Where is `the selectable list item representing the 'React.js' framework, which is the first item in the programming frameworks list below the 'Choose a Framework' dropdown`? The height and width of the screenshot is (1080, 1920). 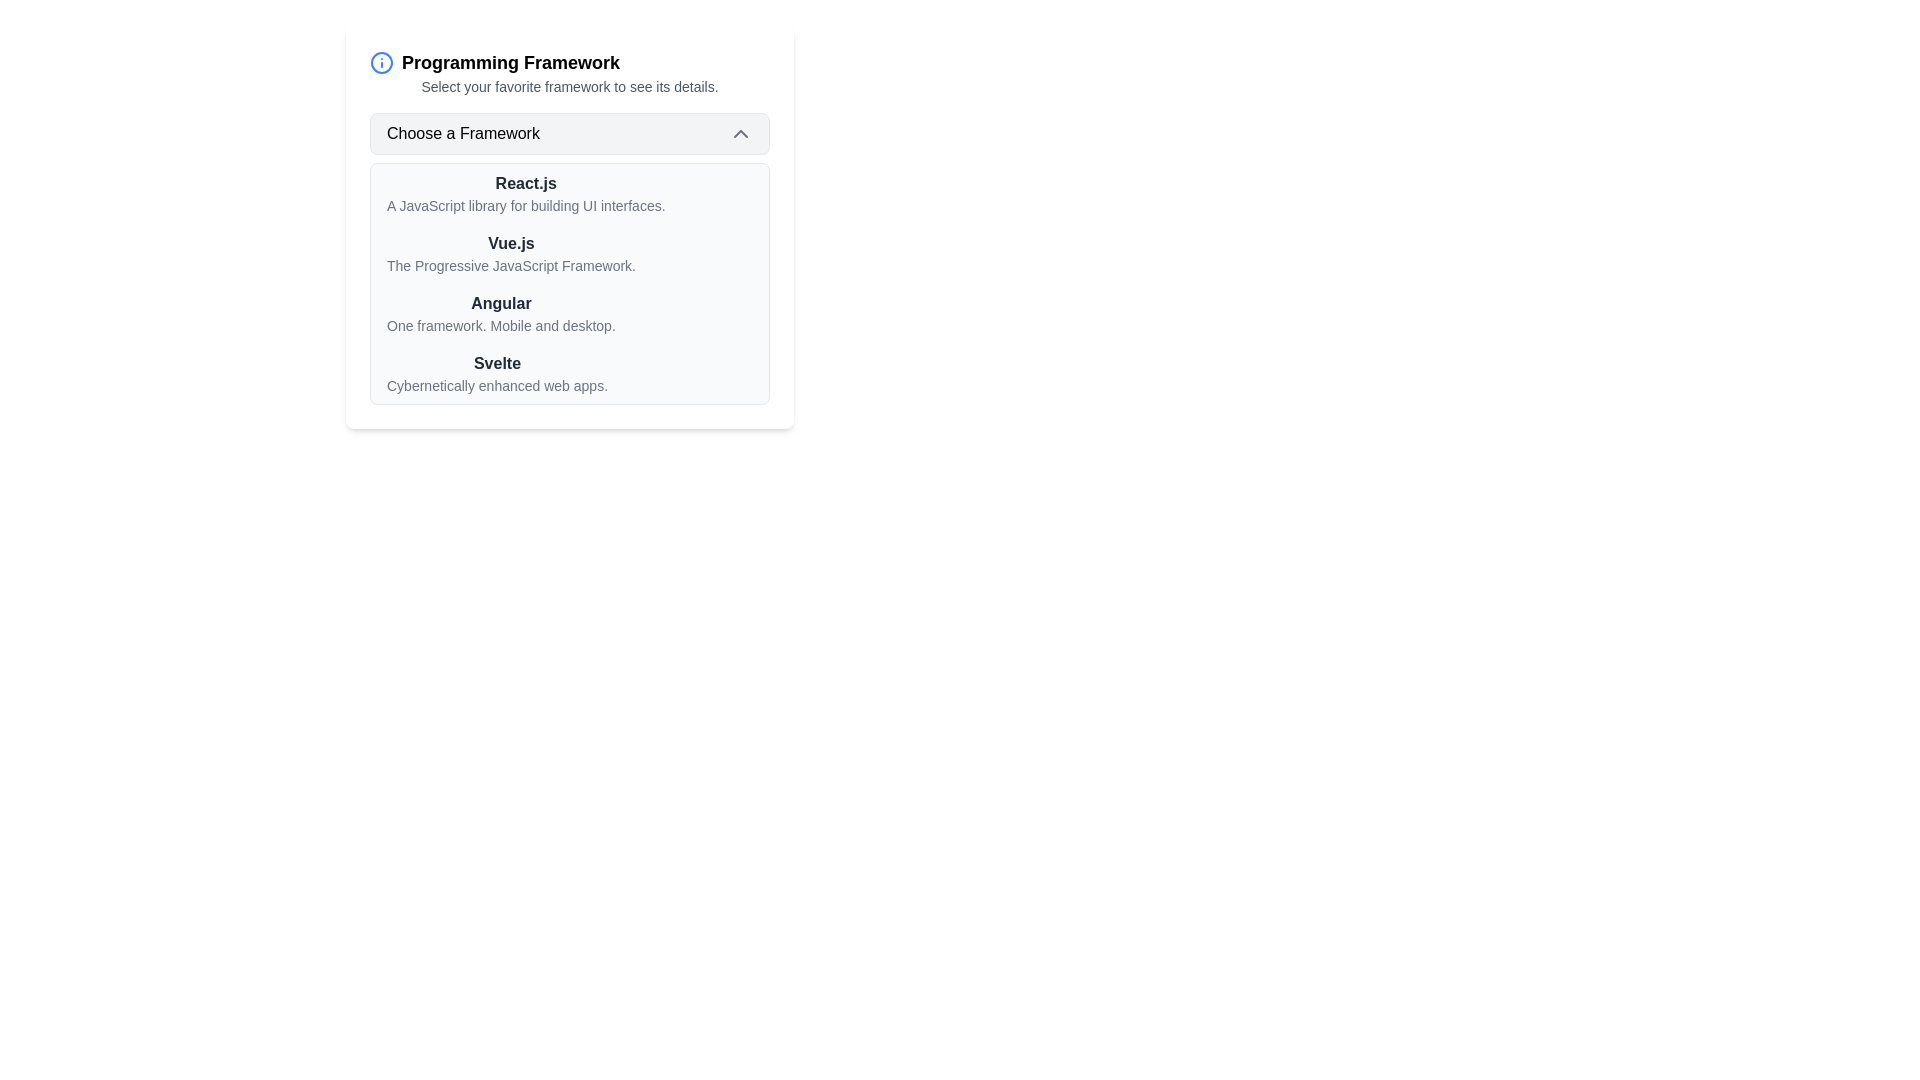 the selectable list item representing the 'React.js' framework, which is the first item in the programming frameworks list below the 'Choose a Framework' dropdown is located at coordinates (569, 193).